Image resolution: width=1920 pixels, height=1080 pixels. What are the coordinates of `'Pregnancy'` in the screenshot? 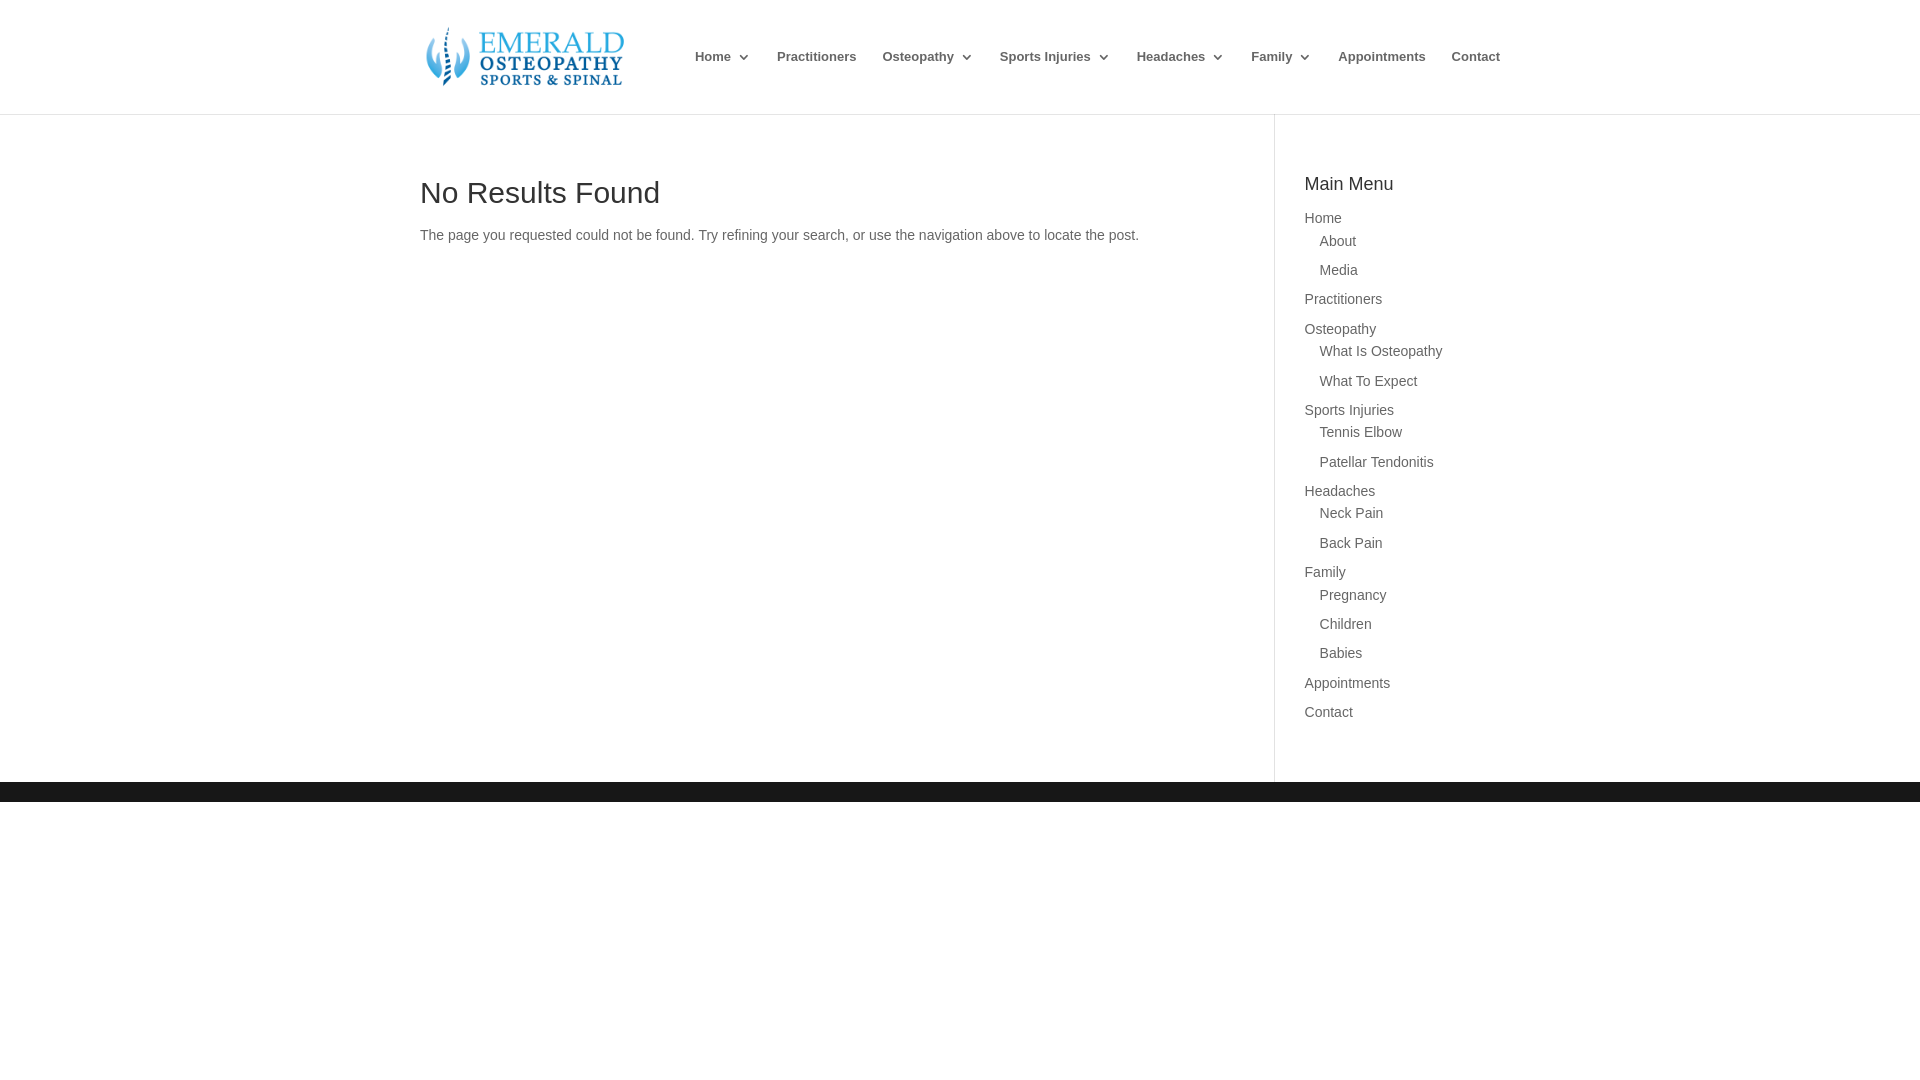 It's located at (1353, 593).